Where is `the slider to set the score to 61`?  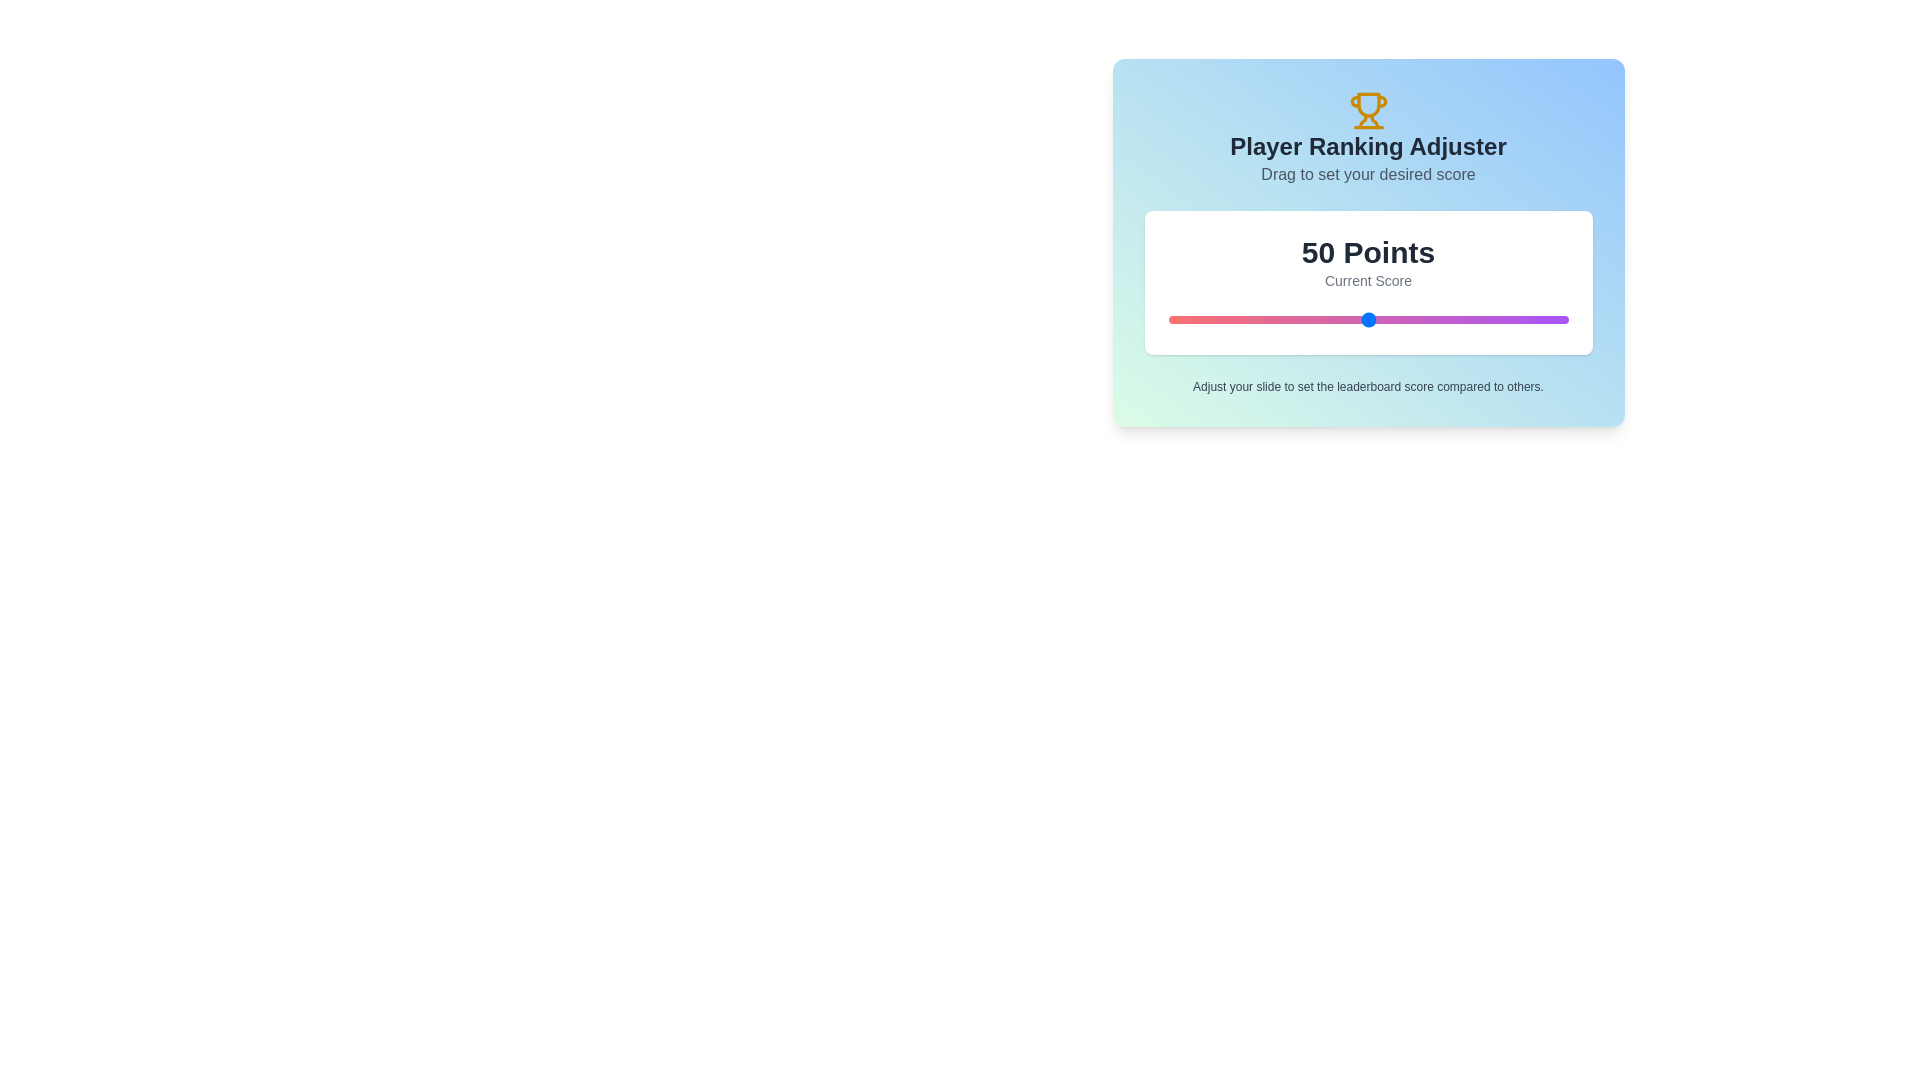
the slider to set the score to 61 is located at coordinates (1411, 319).